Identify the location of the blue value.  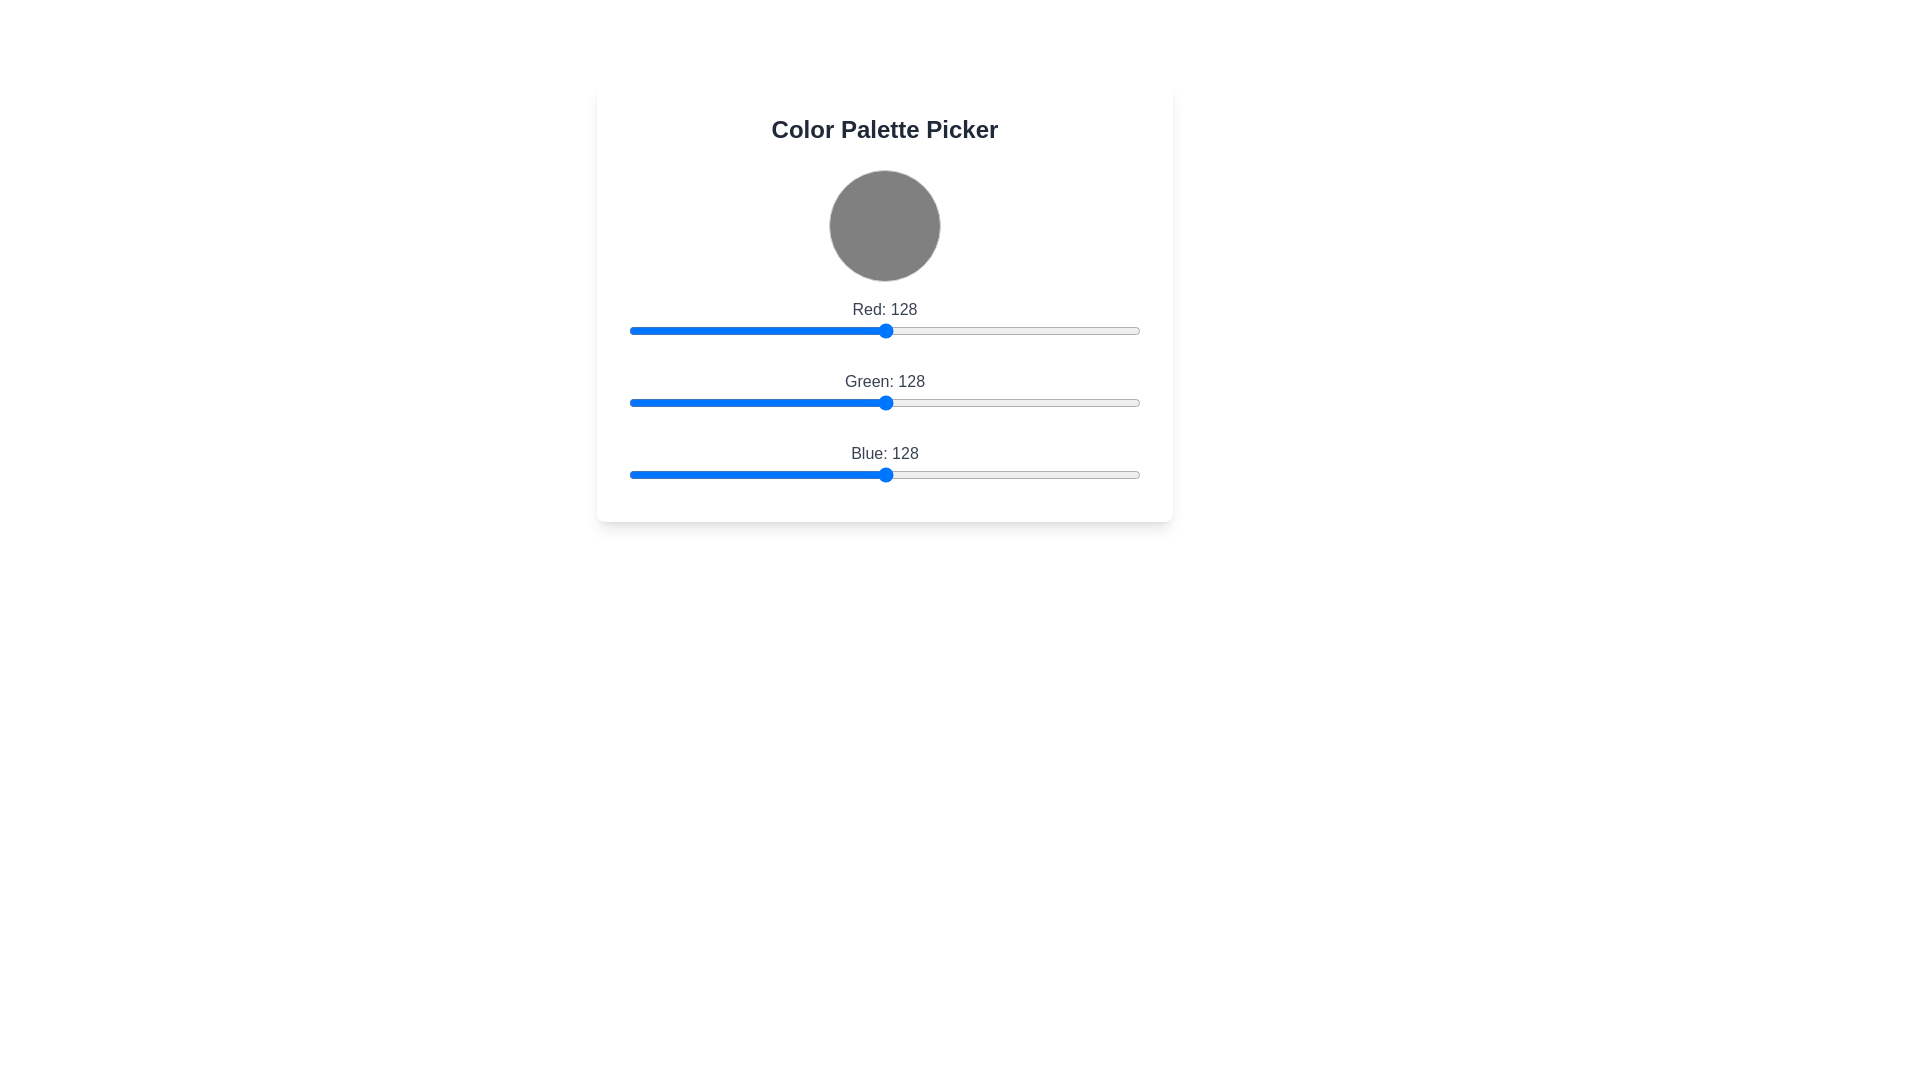
(943, 474).